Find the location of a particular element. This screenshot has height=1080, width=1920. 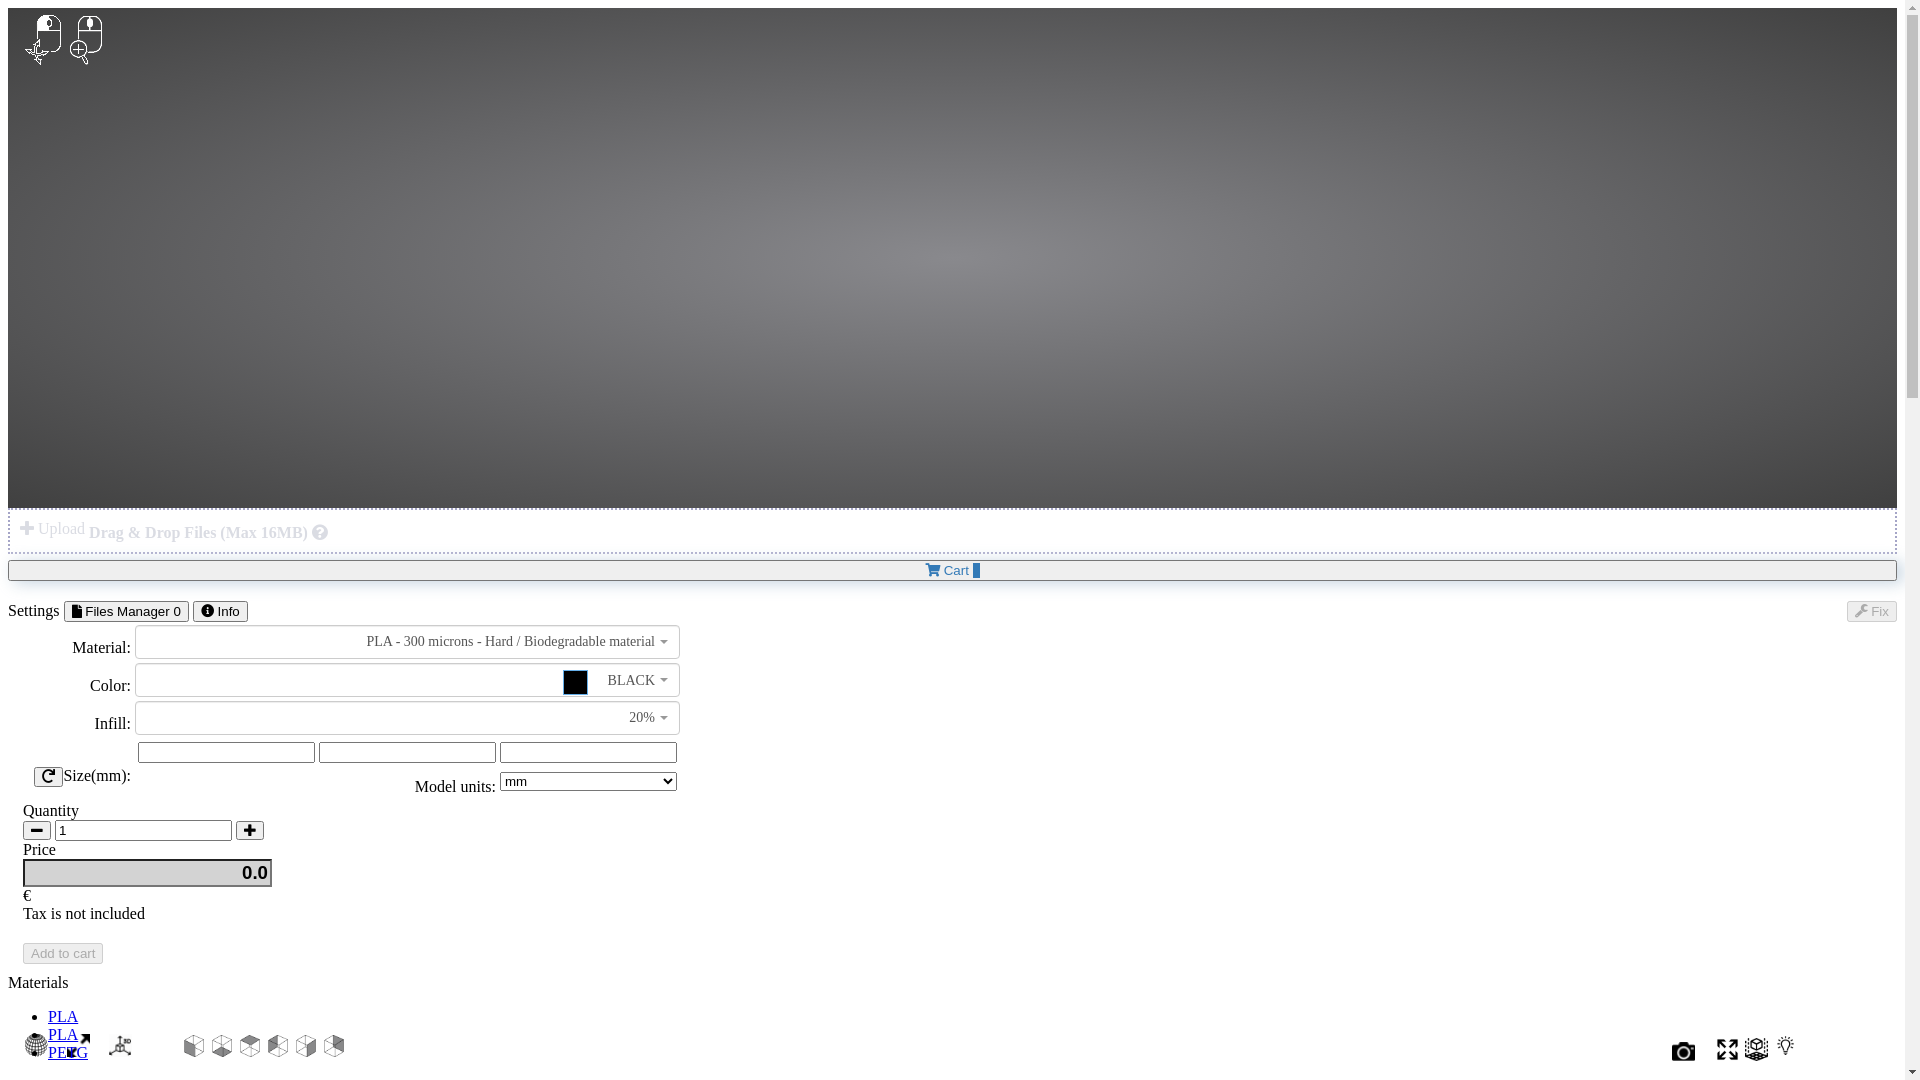

'PLA' is located at coordinates (62, 1034).